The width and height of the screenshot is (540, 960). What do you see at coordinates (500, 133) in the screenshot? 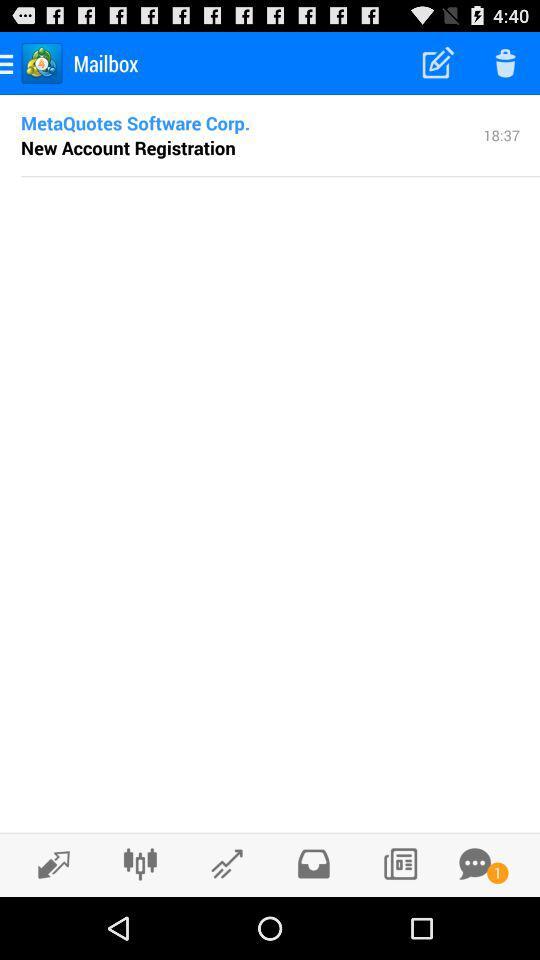
I see `the 18:37` at bounding box center [500, 133].